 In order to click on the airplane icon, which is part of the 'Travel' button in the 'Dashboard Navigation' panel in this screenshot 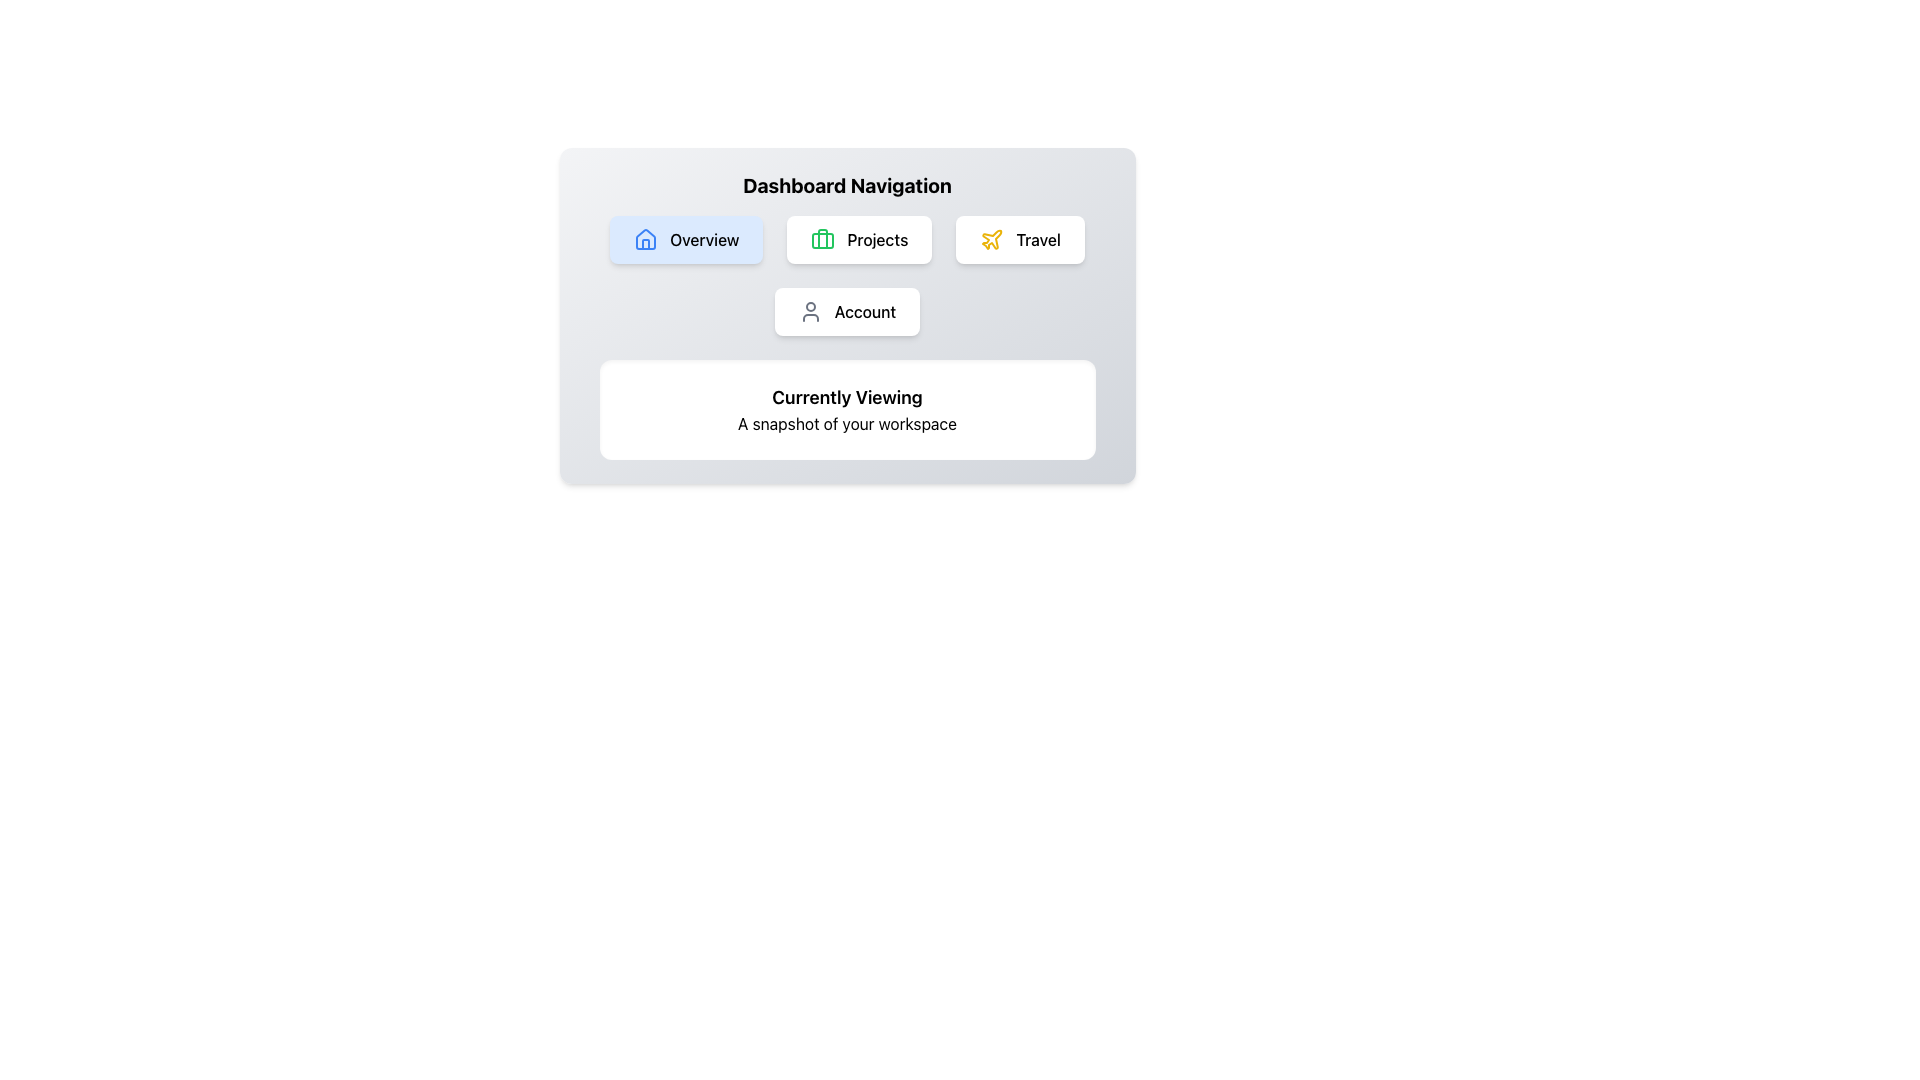, I will do `click(992, 238)`.